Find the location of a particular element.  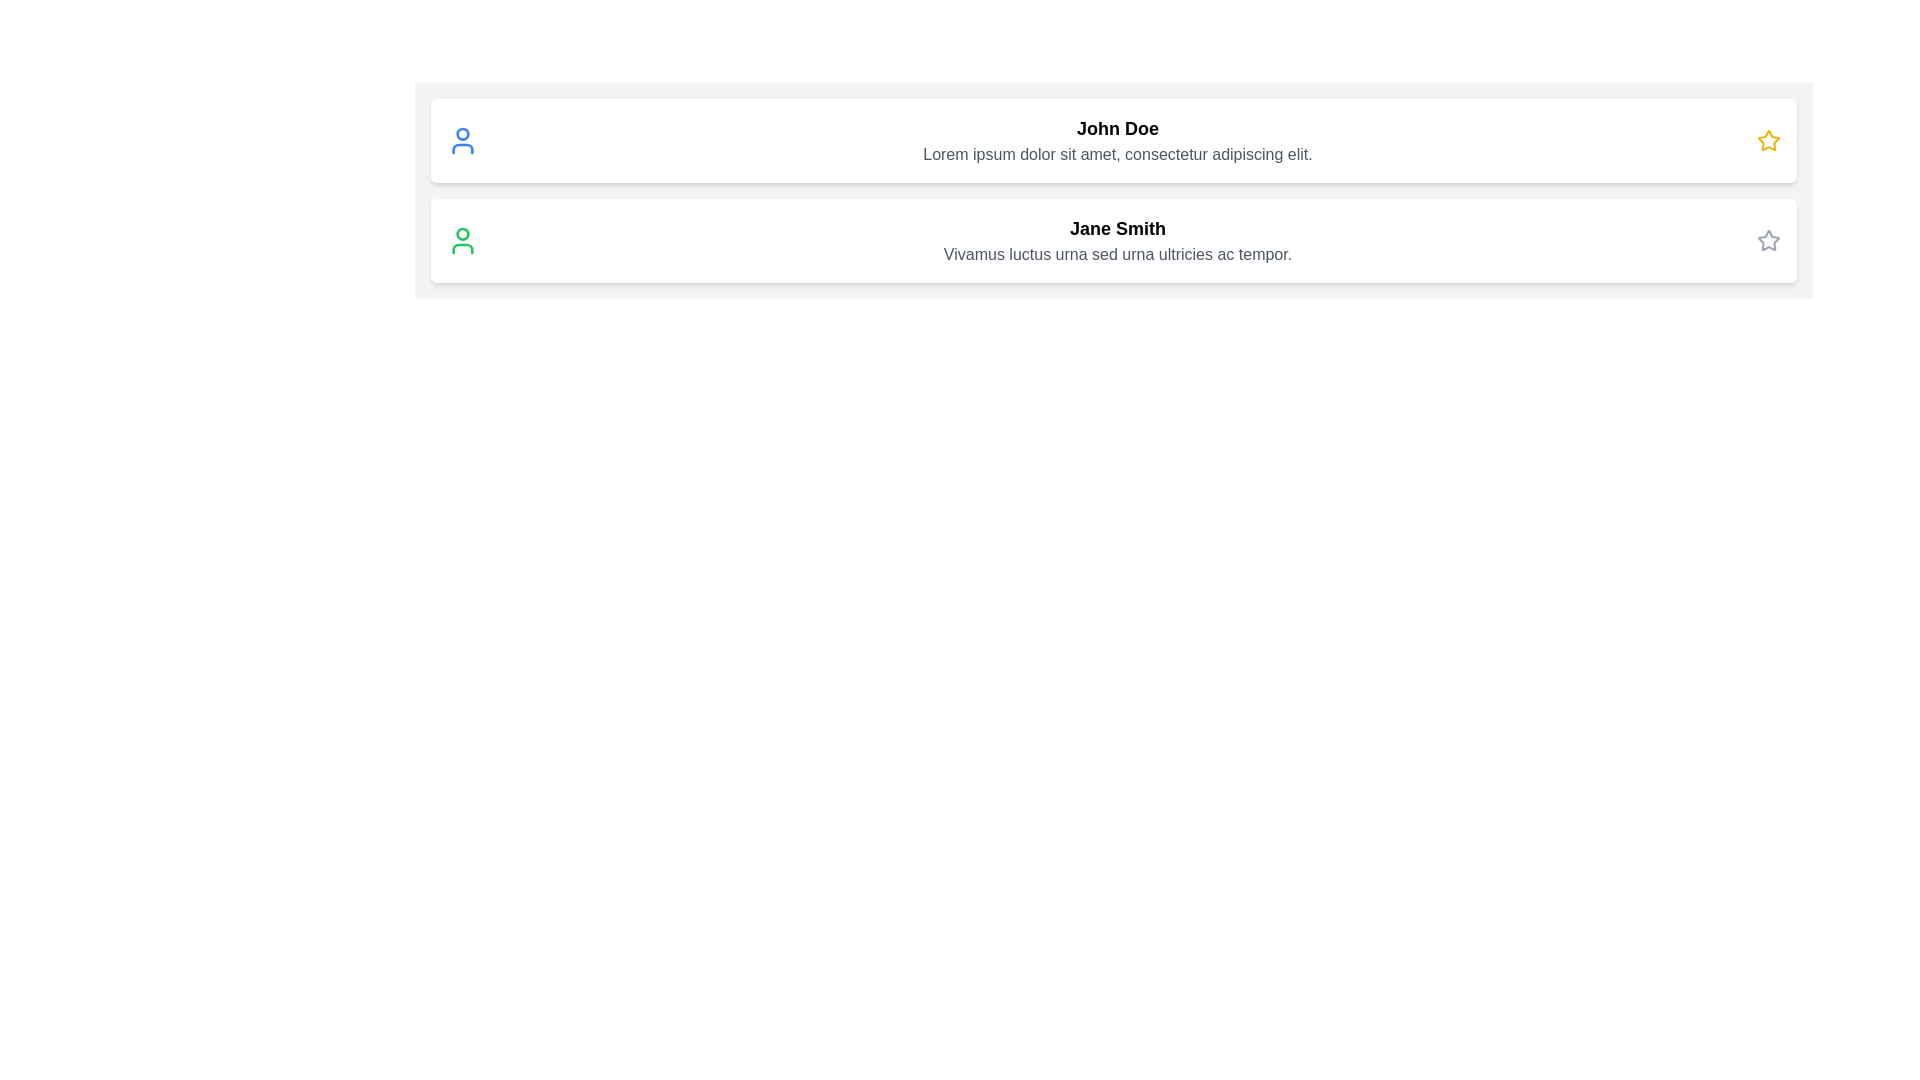

the static text displaying 'Lorem ipsum dolor sit amet, consectetur adipiscing elit.' which is located beneath the name 'John Doe' in a card-like layout is located at coordinates (1117, 153).